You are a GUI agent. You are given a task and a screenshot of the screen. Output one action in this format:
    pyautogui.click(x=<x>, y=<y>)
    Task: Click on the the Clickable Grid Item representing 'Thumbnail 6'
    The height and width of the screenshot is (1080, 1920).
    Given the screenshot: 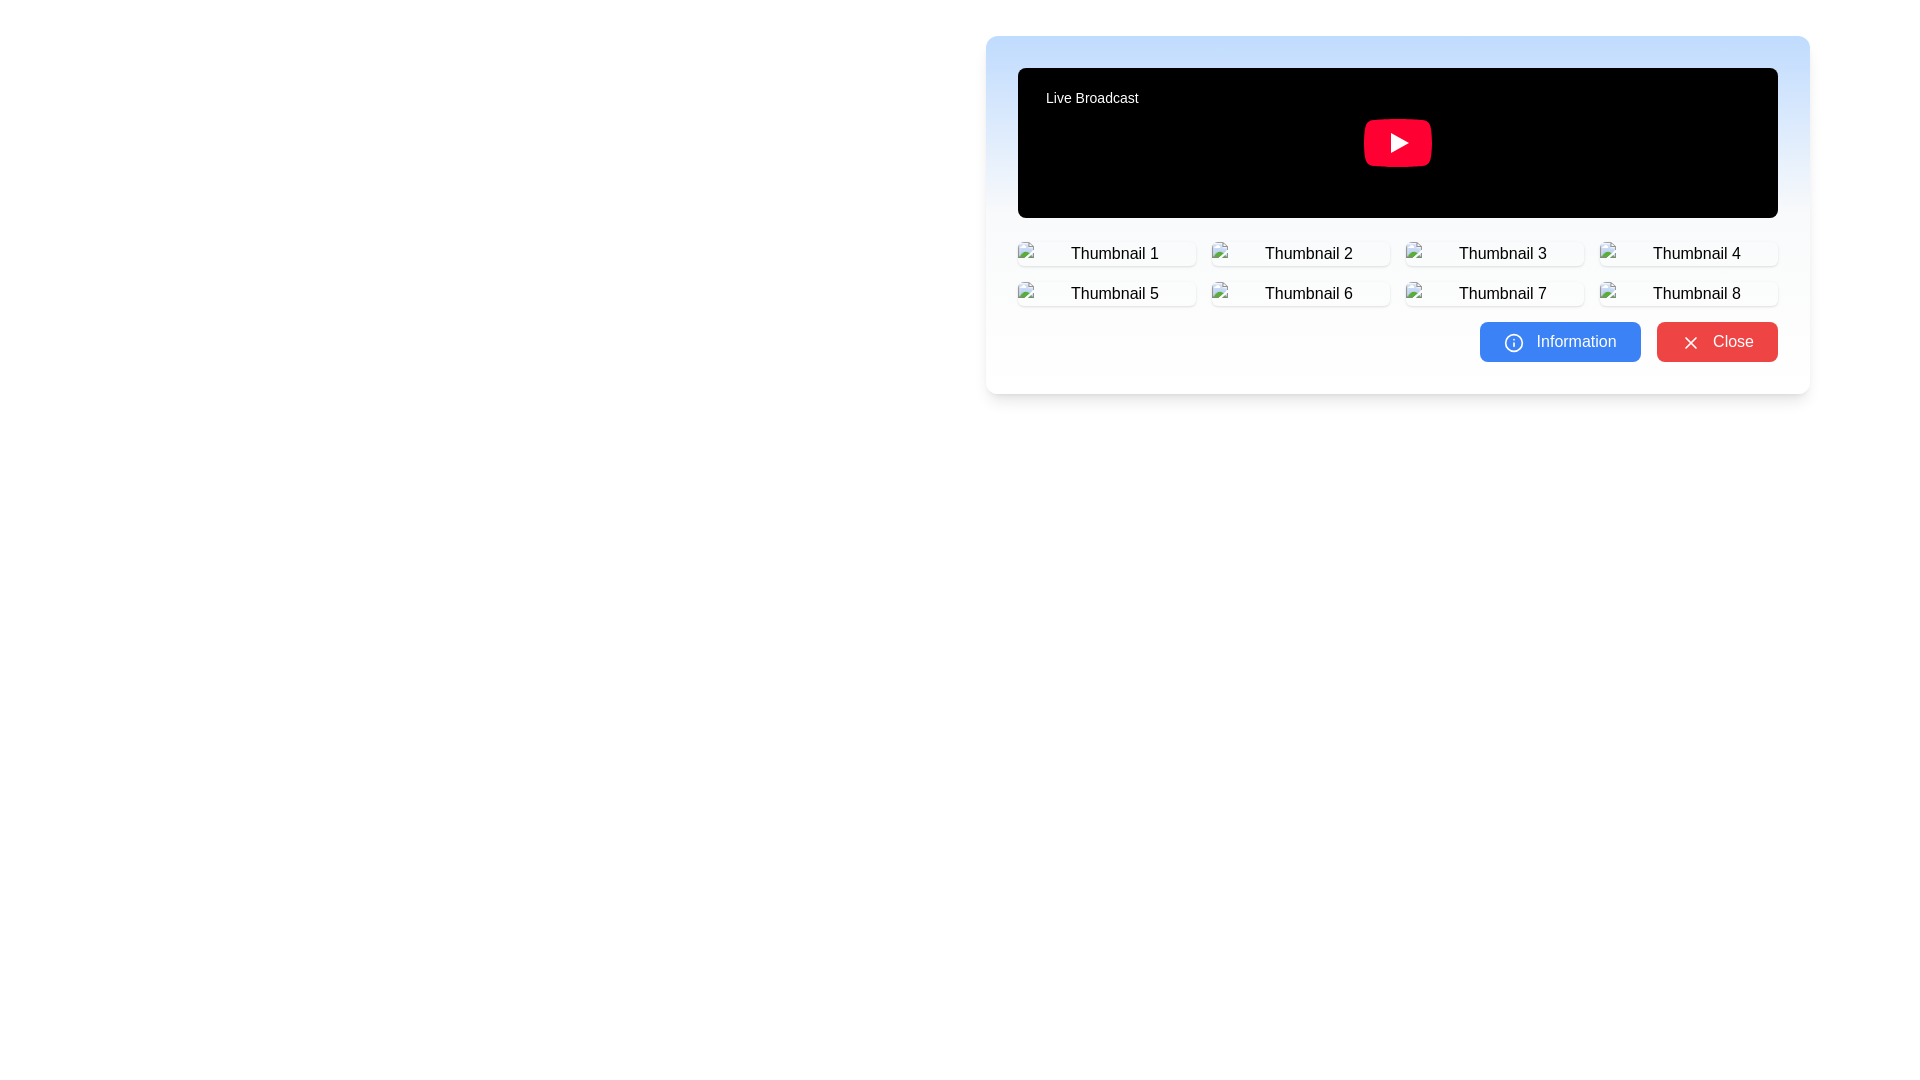 What is the action you would take?
    pyautogui.click(x=1300, y=293)
    